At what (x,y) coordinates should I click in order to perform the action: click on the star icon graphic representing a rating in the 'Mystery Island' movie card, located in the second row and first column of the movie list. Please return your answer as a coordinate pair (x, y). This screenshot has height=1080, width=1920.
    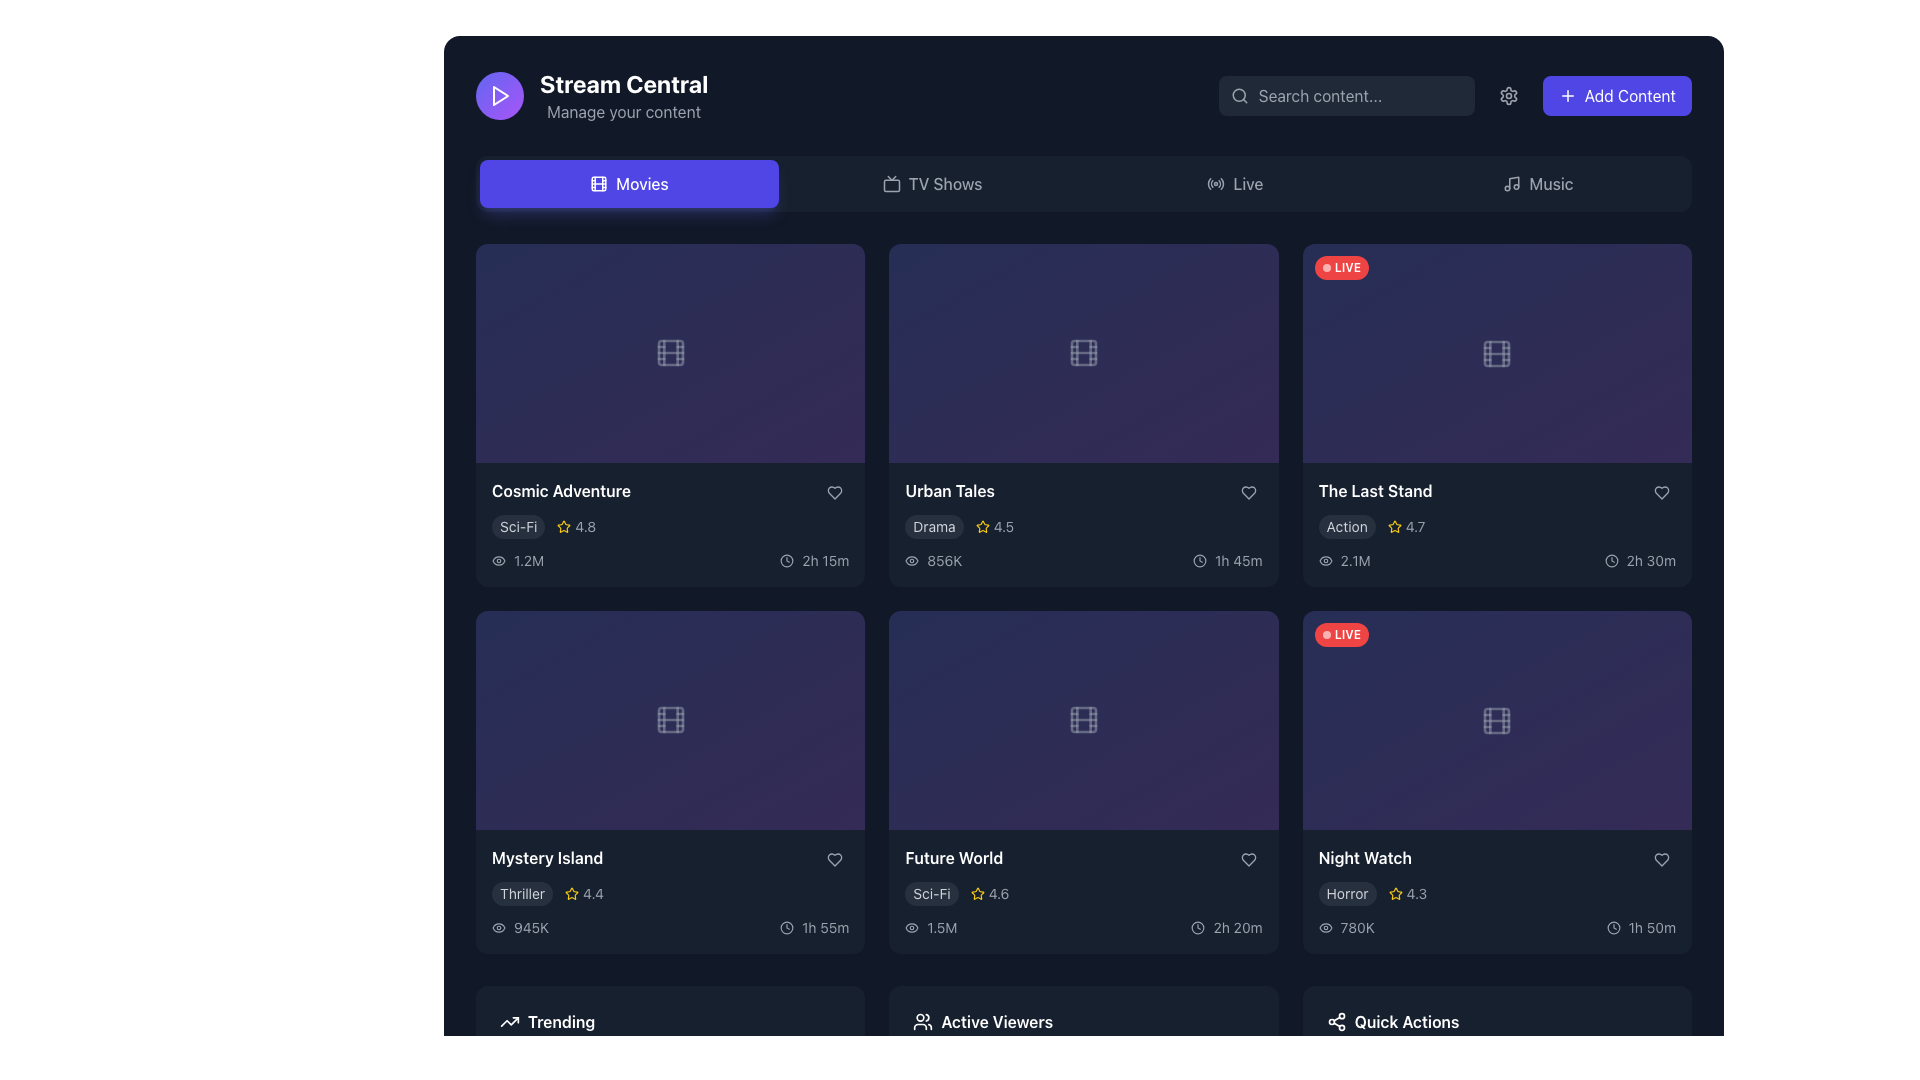
    Looking at the image, I should click on (571, 892).